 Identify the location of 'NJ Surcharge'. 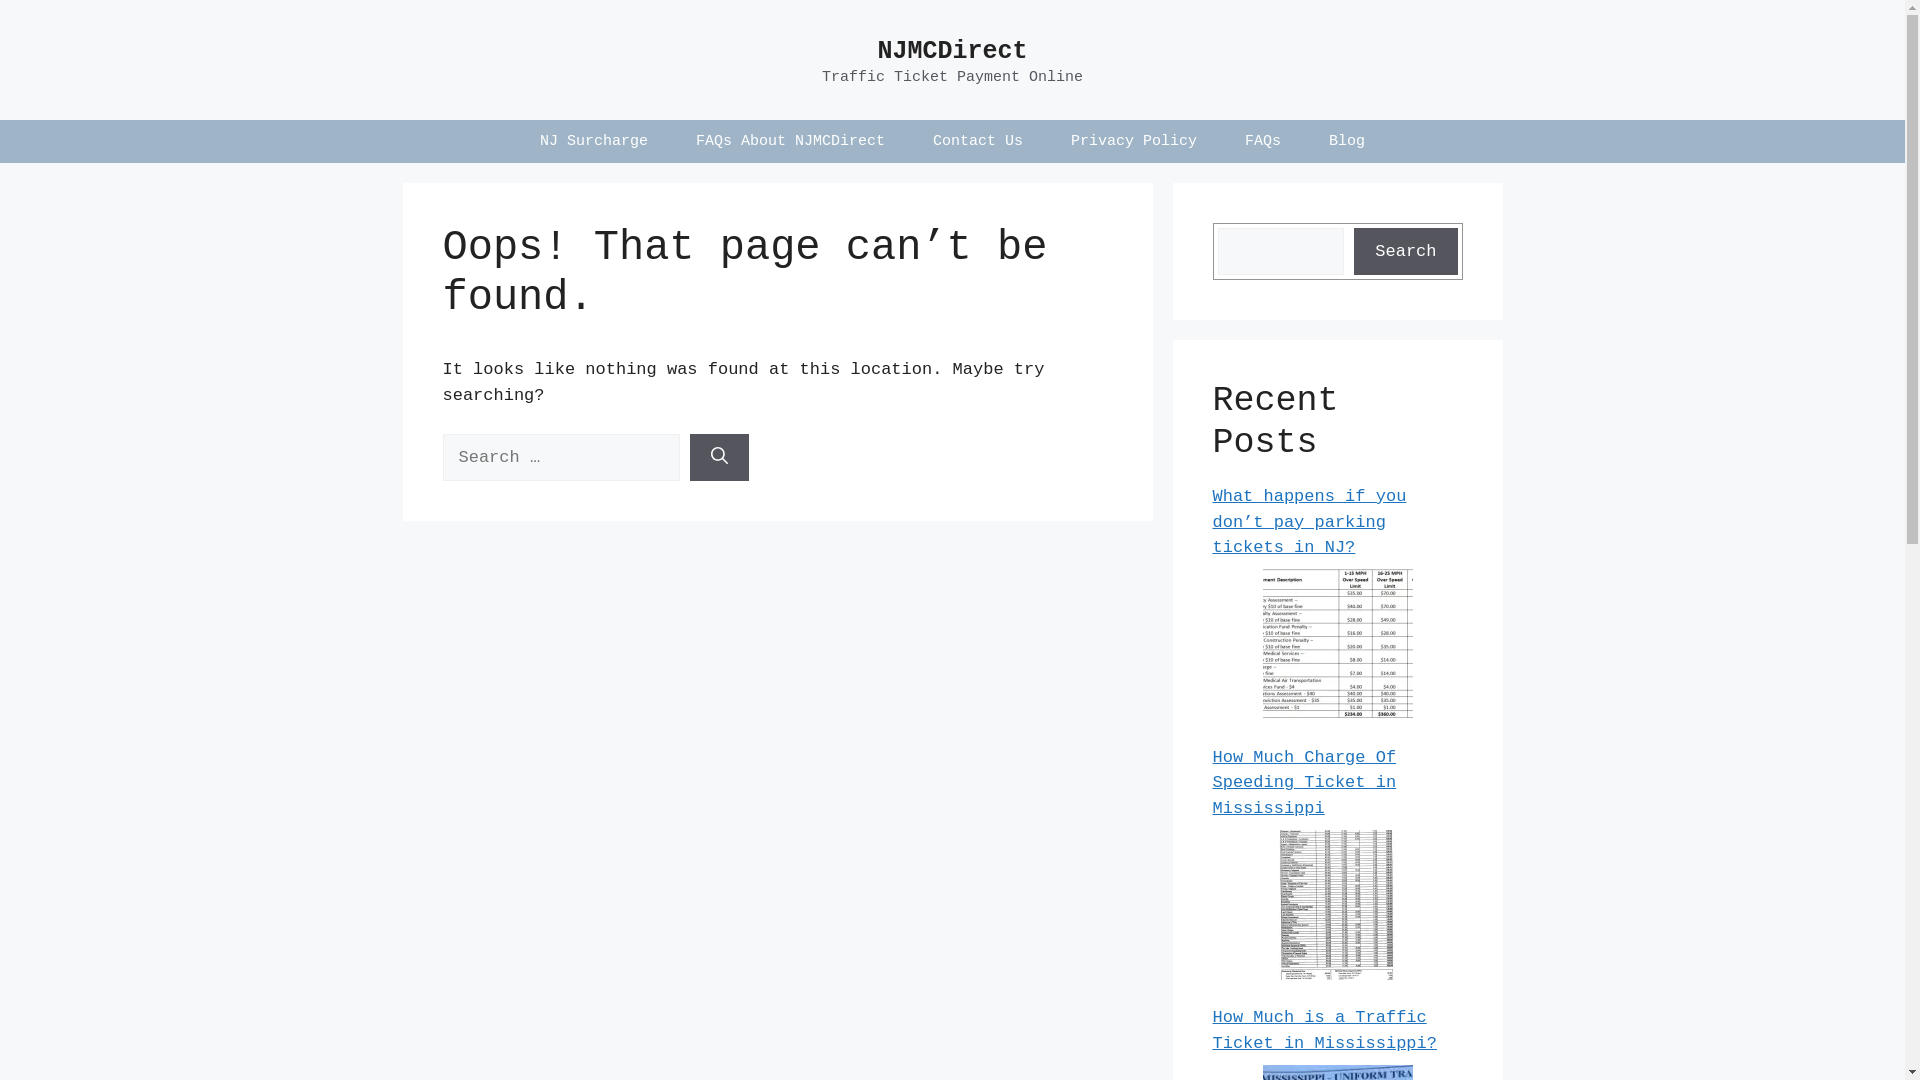
(593, 140).